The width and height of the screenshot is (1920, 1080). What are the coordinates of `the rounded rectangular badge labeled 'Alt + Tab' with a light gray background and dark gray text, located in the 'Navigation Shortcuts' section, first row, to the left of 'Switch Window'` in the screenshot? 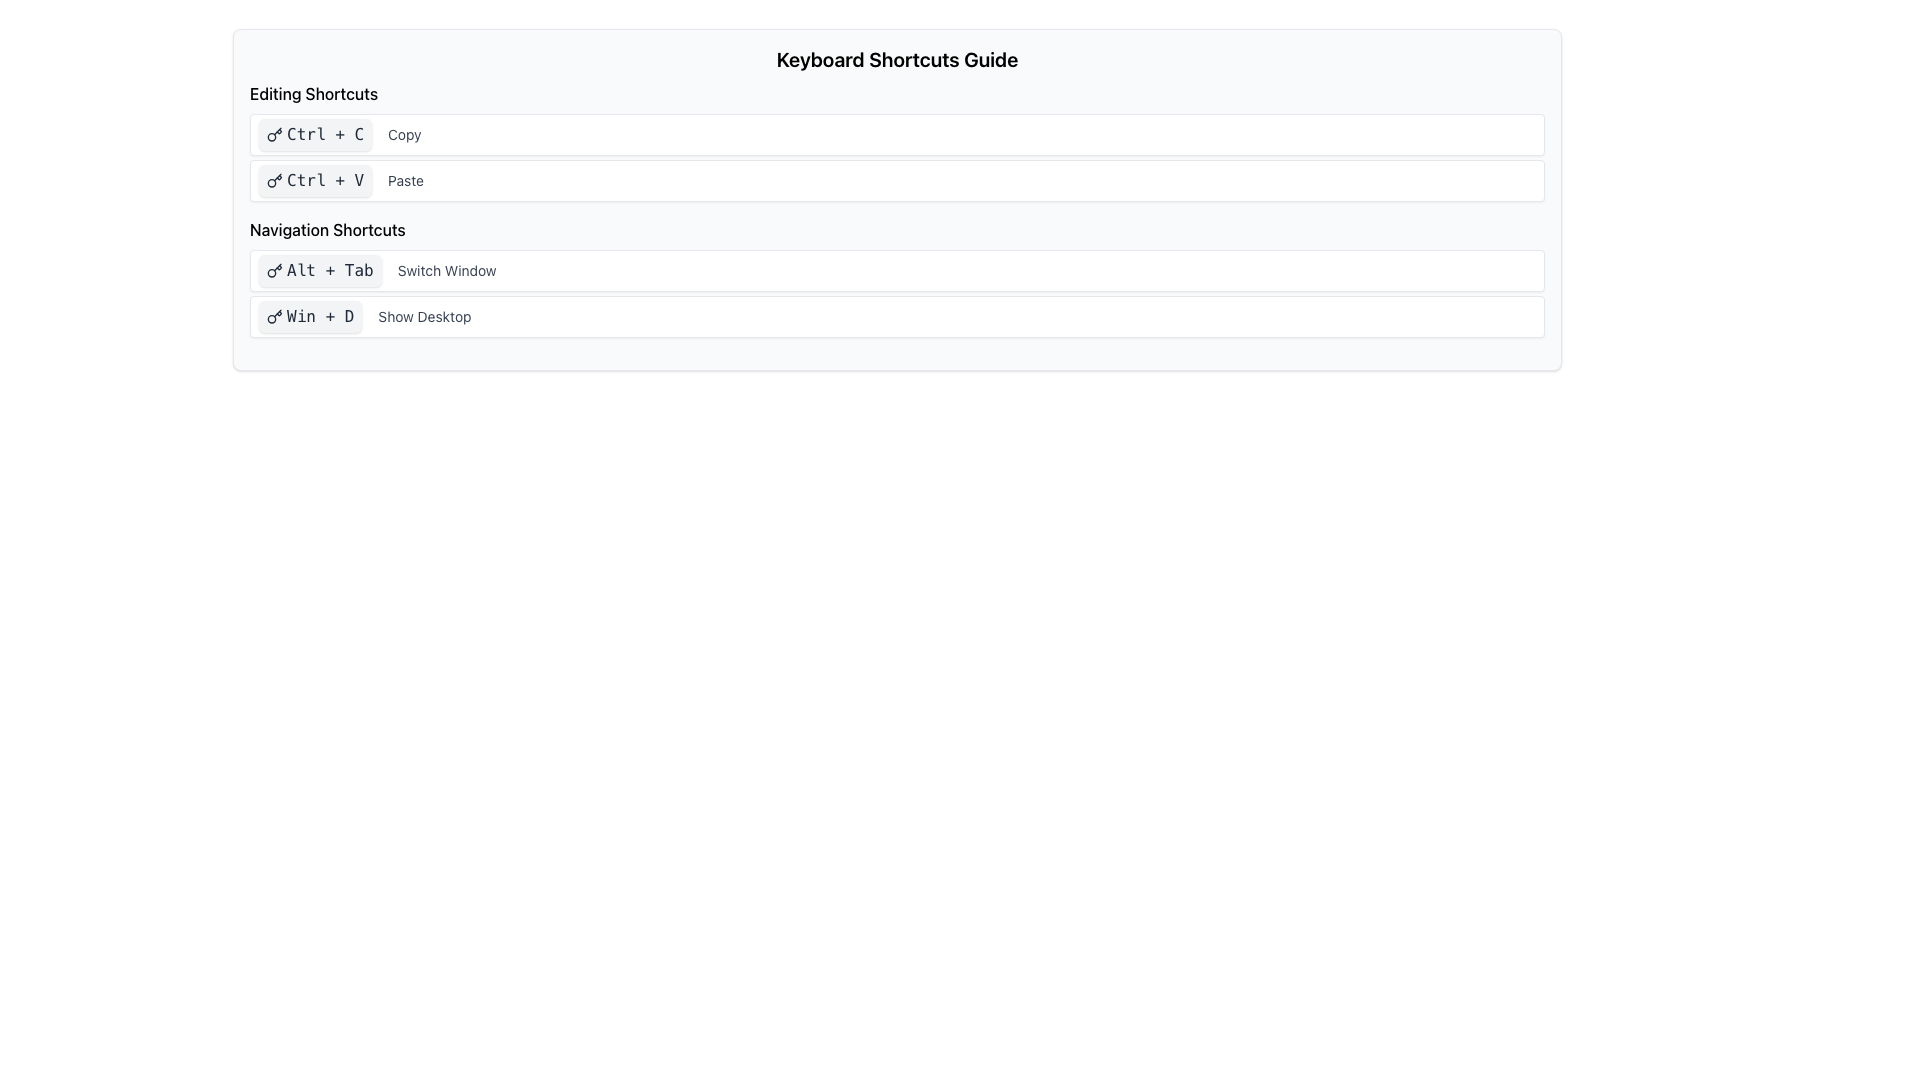 It's located at (320, 270).